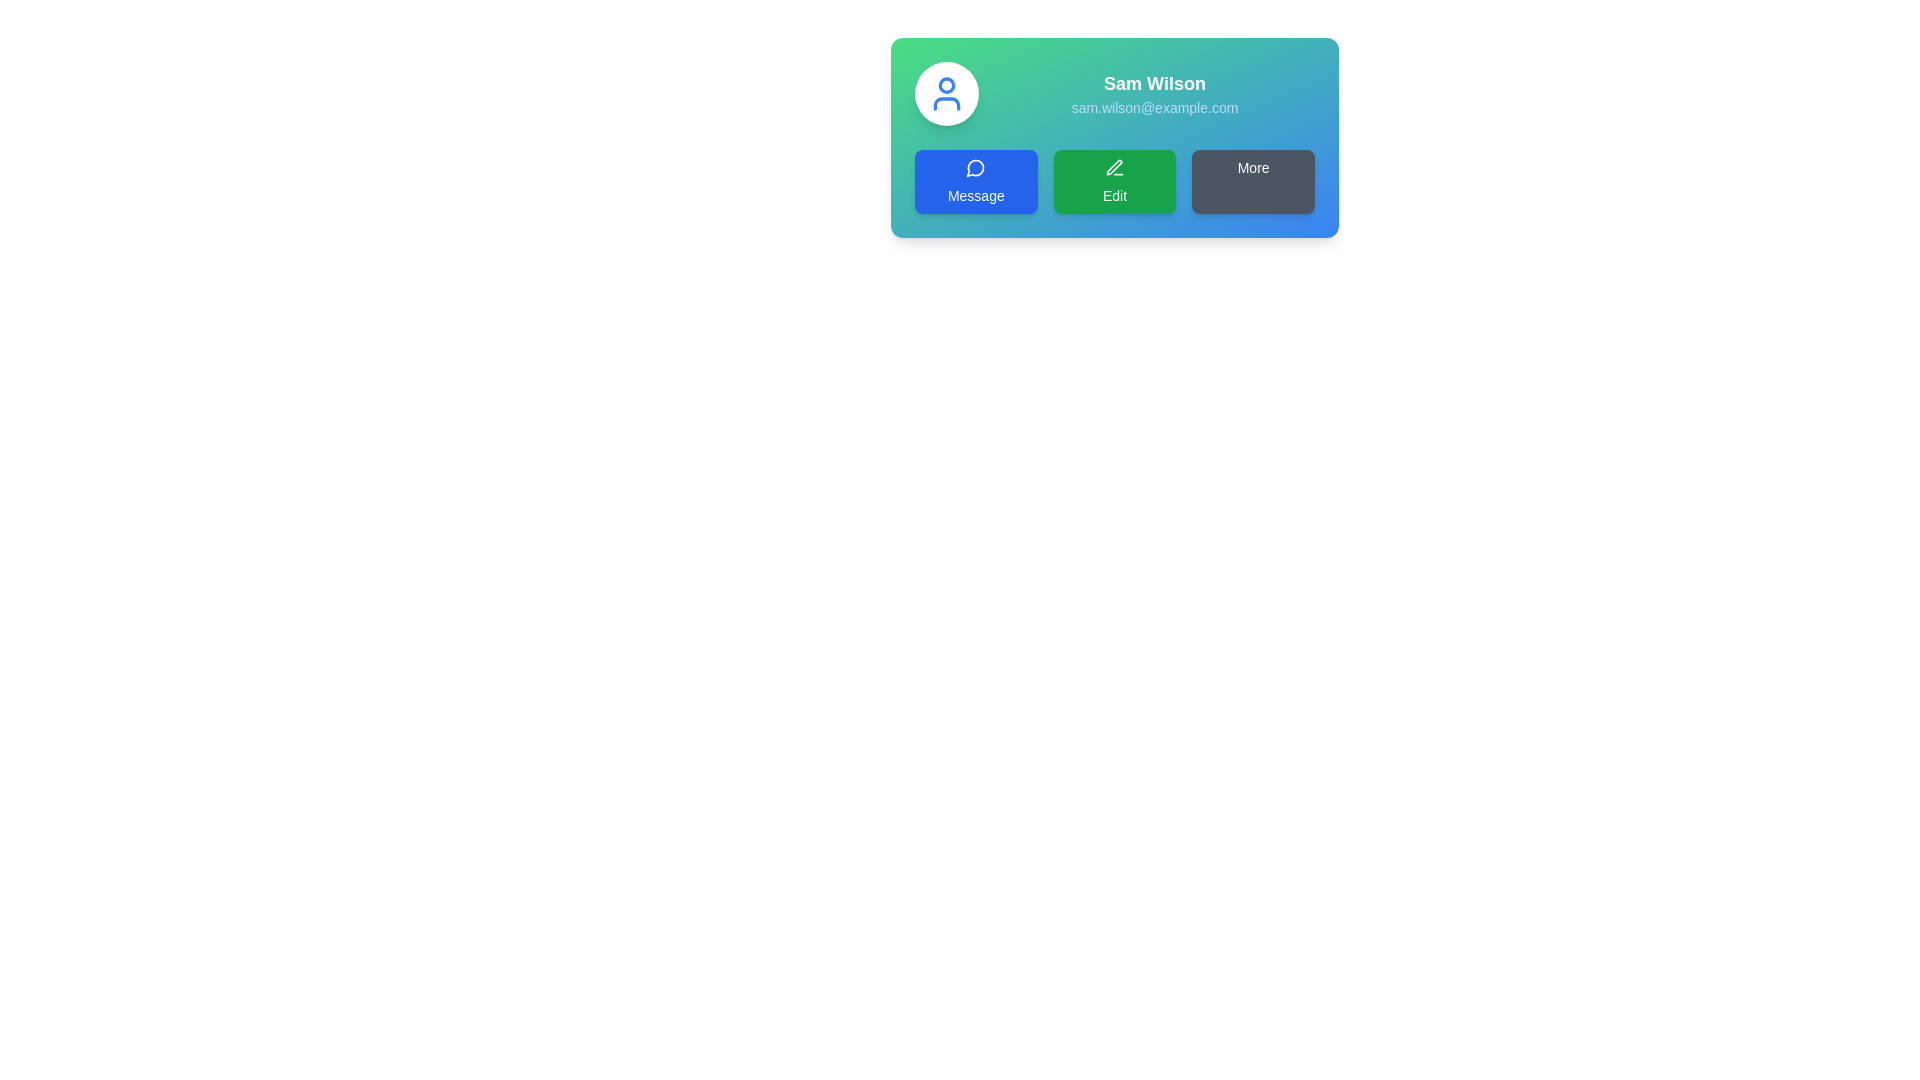  I want to click on text 'More' from the dark rectangular button aligned to the right in the horizontal row of buttons below the user information on the card, so click(1252, 167).